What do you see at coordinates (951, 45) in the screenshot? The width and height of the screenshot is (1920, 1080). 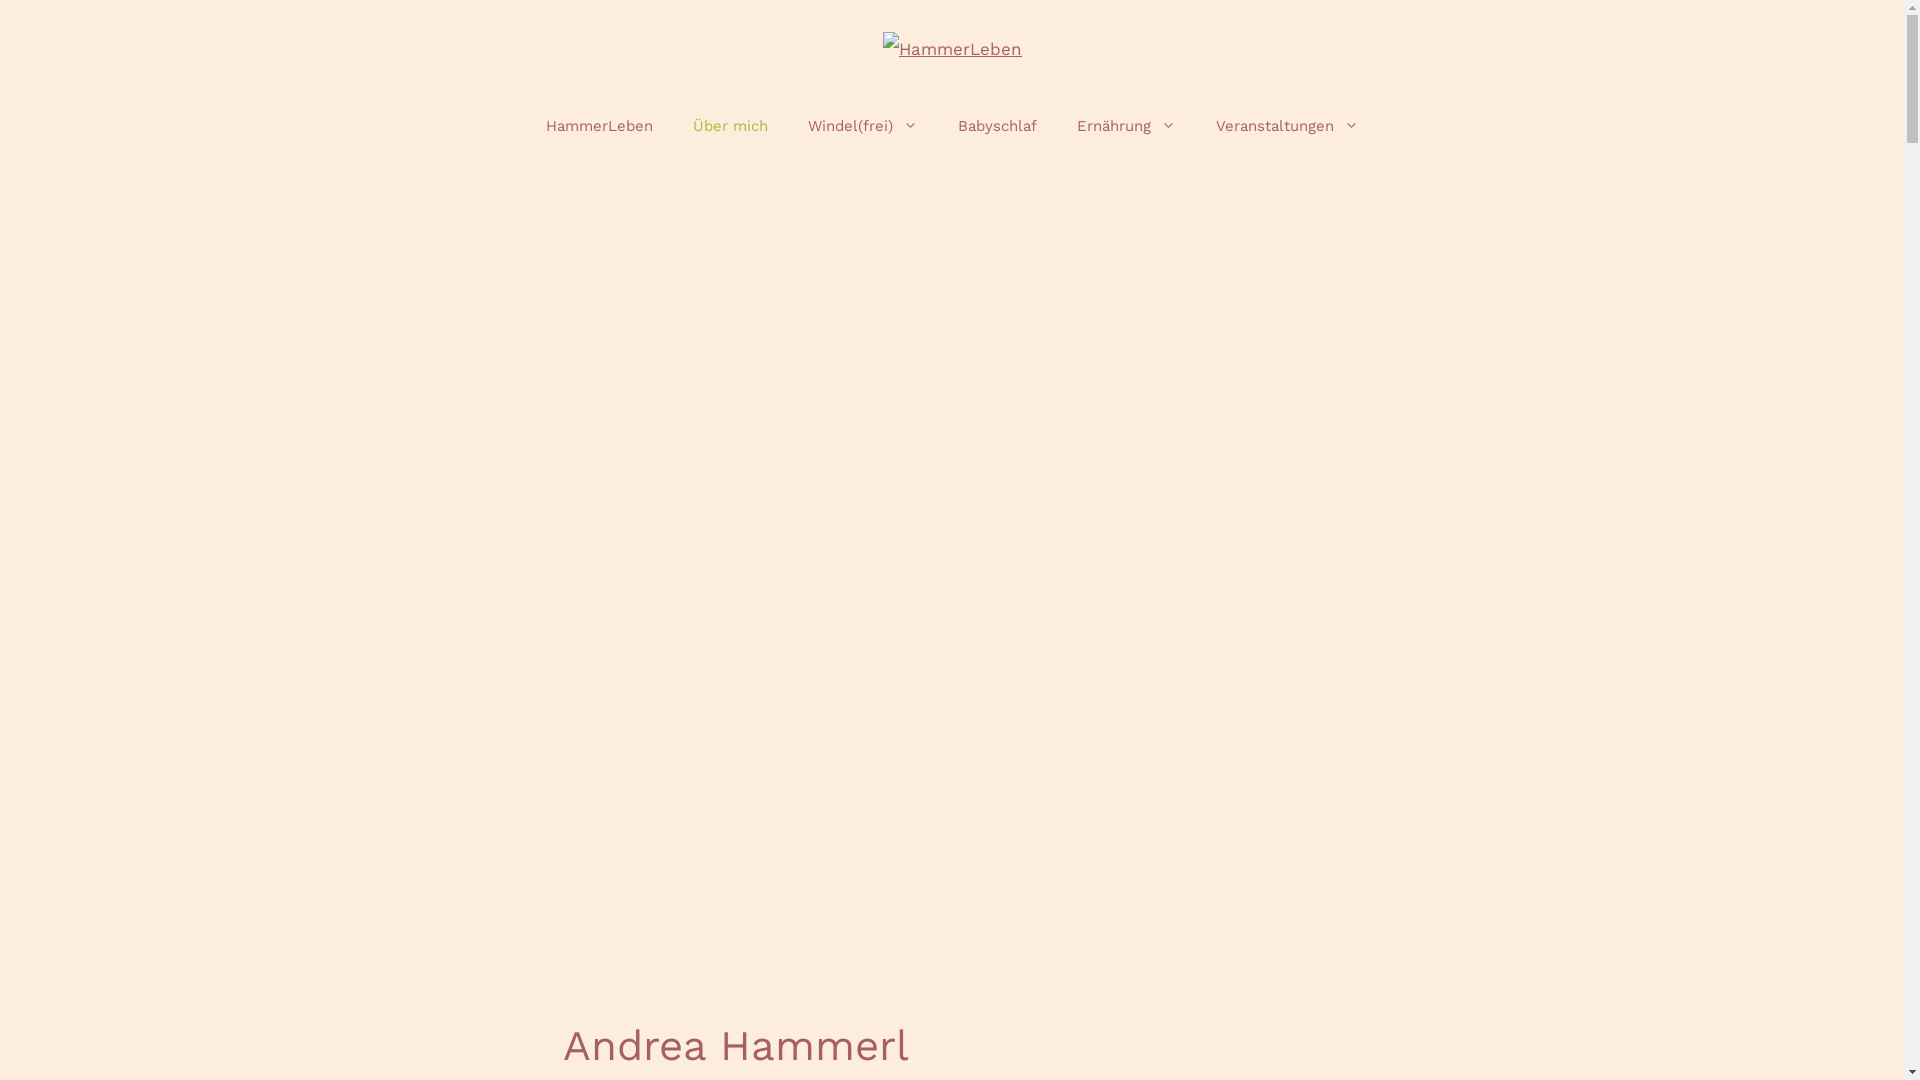 I see `'HammerLeben'` at bounding box center [951, 45].